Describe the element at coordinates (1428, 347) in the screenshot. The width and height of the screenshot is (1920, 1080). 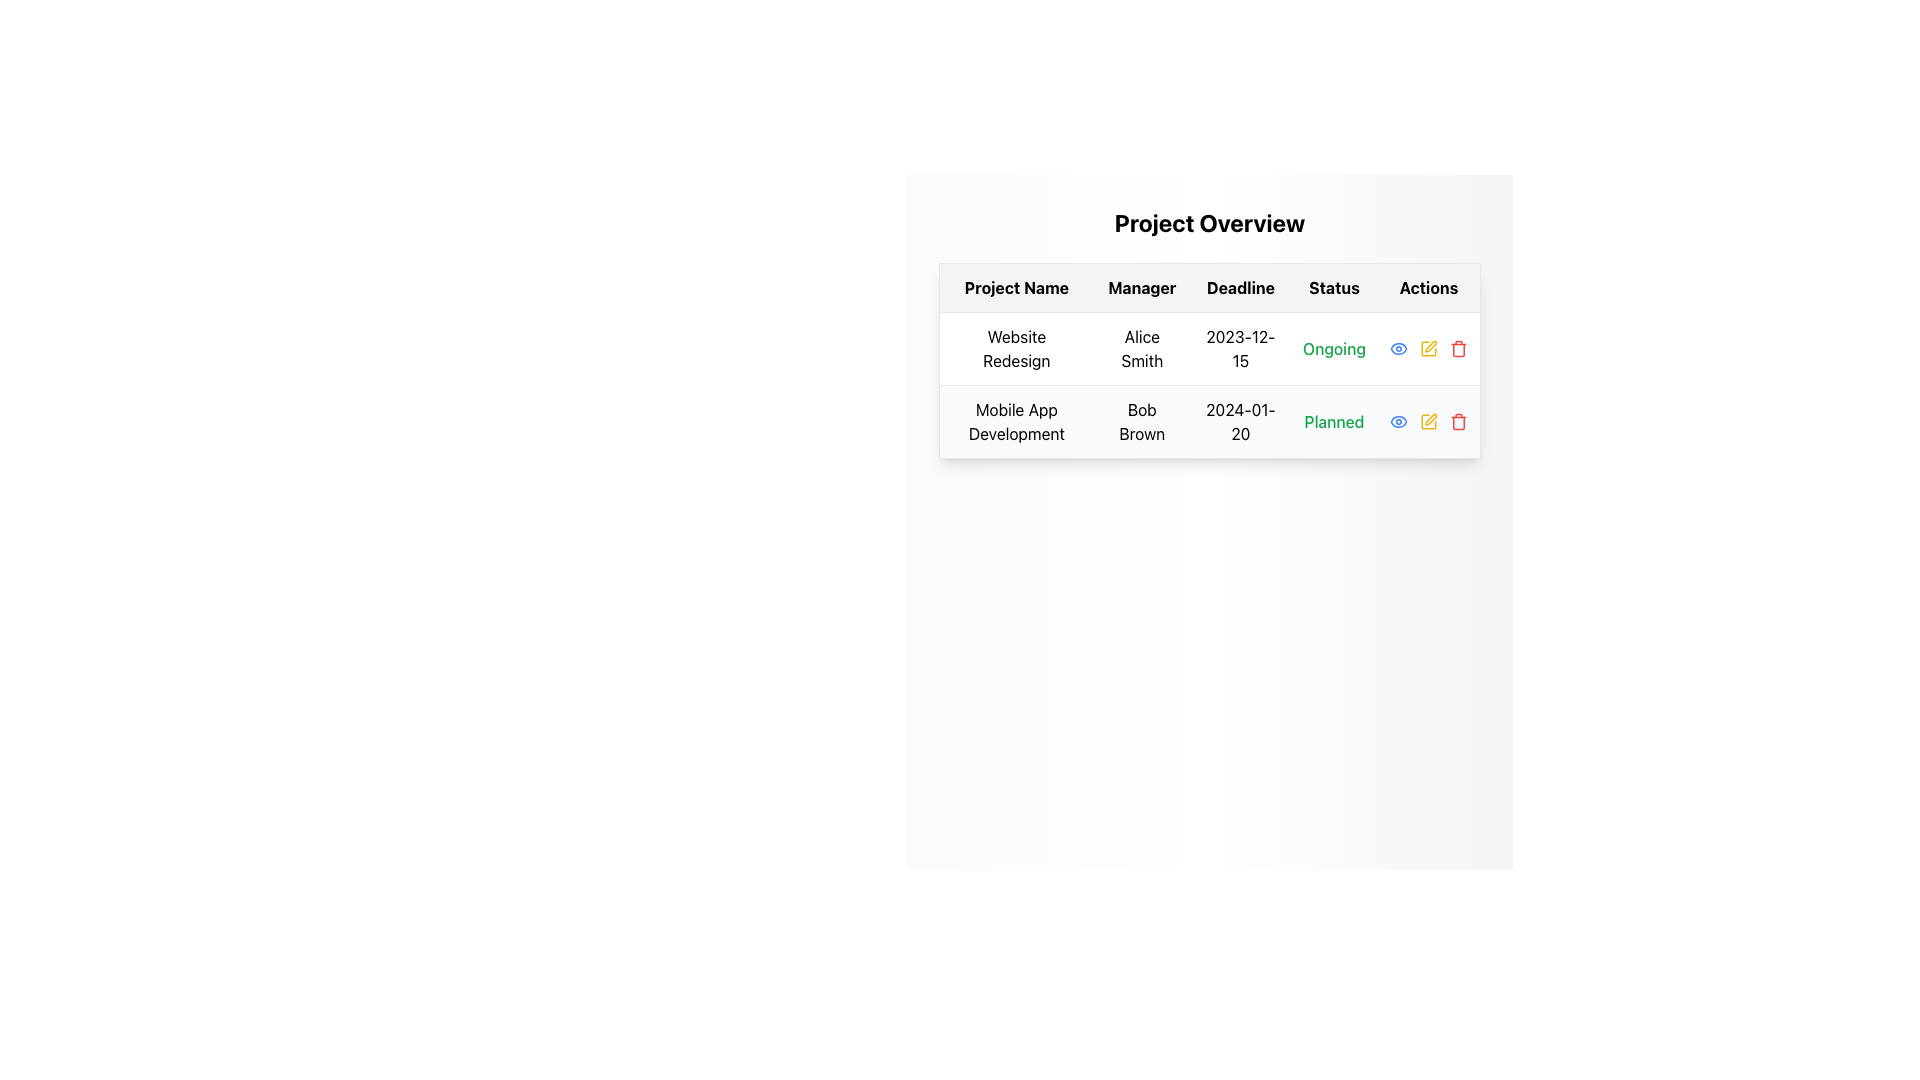
I see `the small yellow pen icon in the 'Actions' column for the project 'Website Redesign'` at that location.